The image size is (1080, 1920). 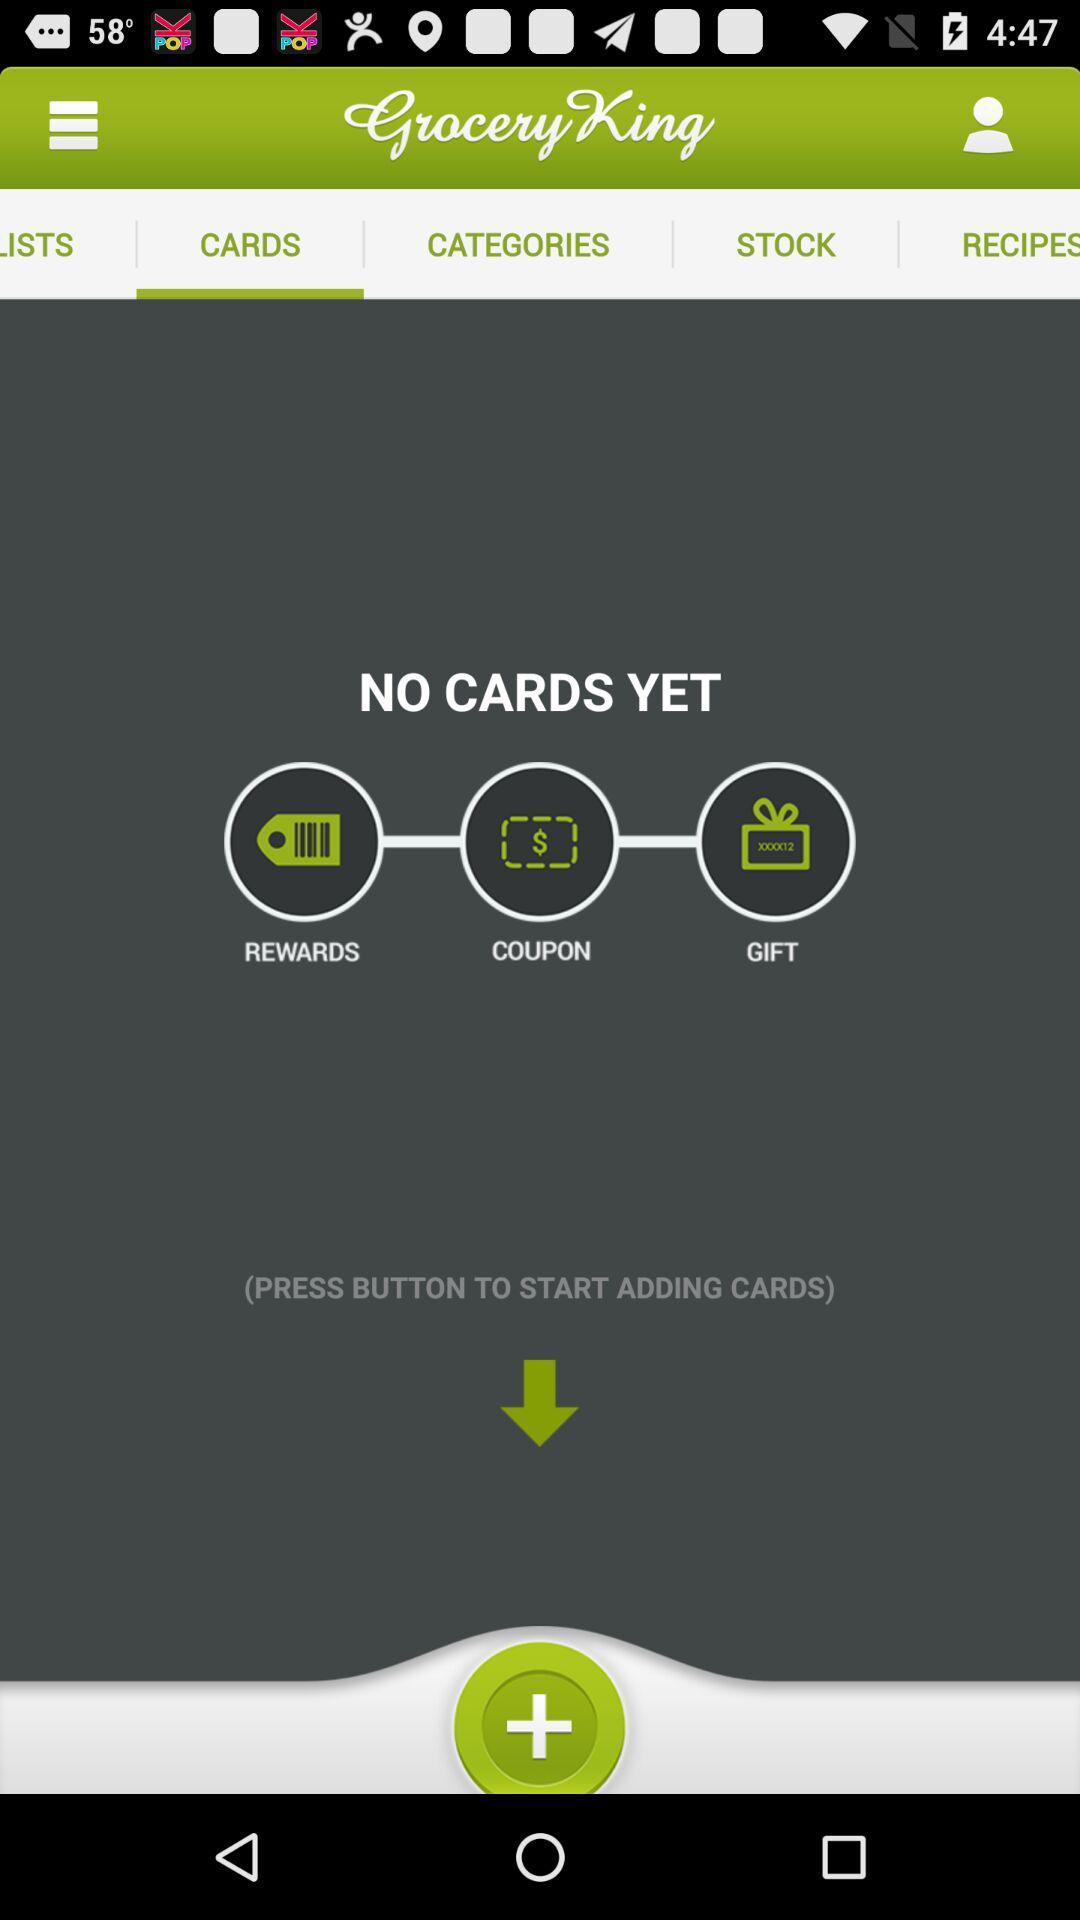 I want to click on the app next to stock item, so click(x=988, y=243).